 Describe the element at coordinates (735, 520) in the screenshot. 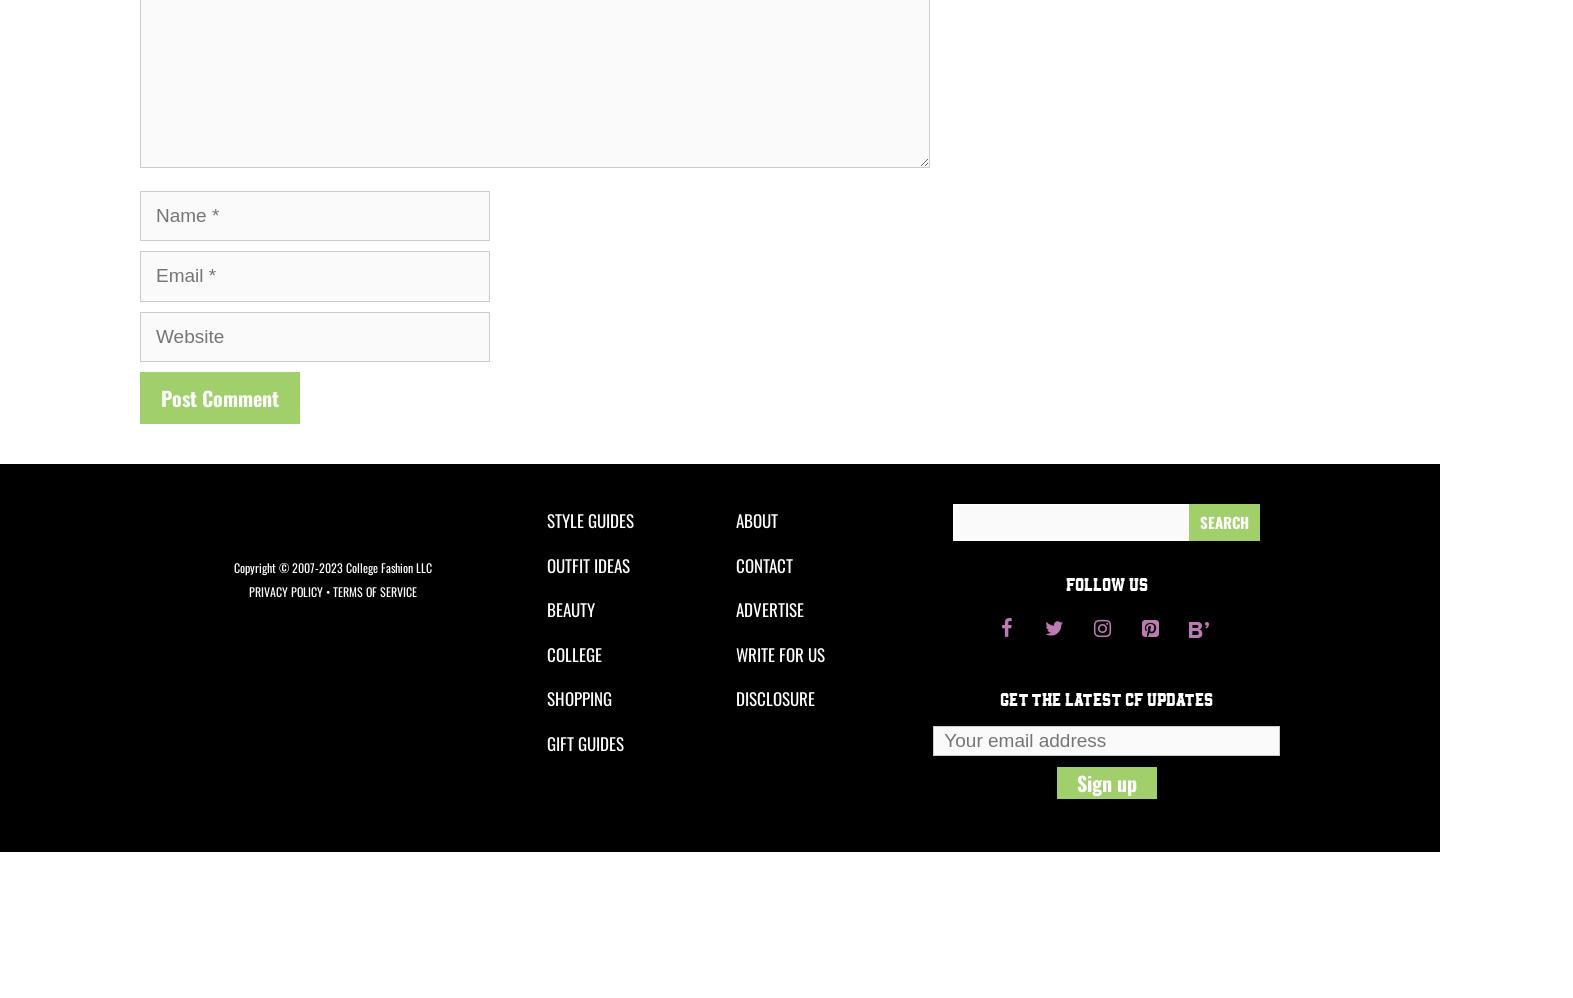

I see `'About'` at that location.